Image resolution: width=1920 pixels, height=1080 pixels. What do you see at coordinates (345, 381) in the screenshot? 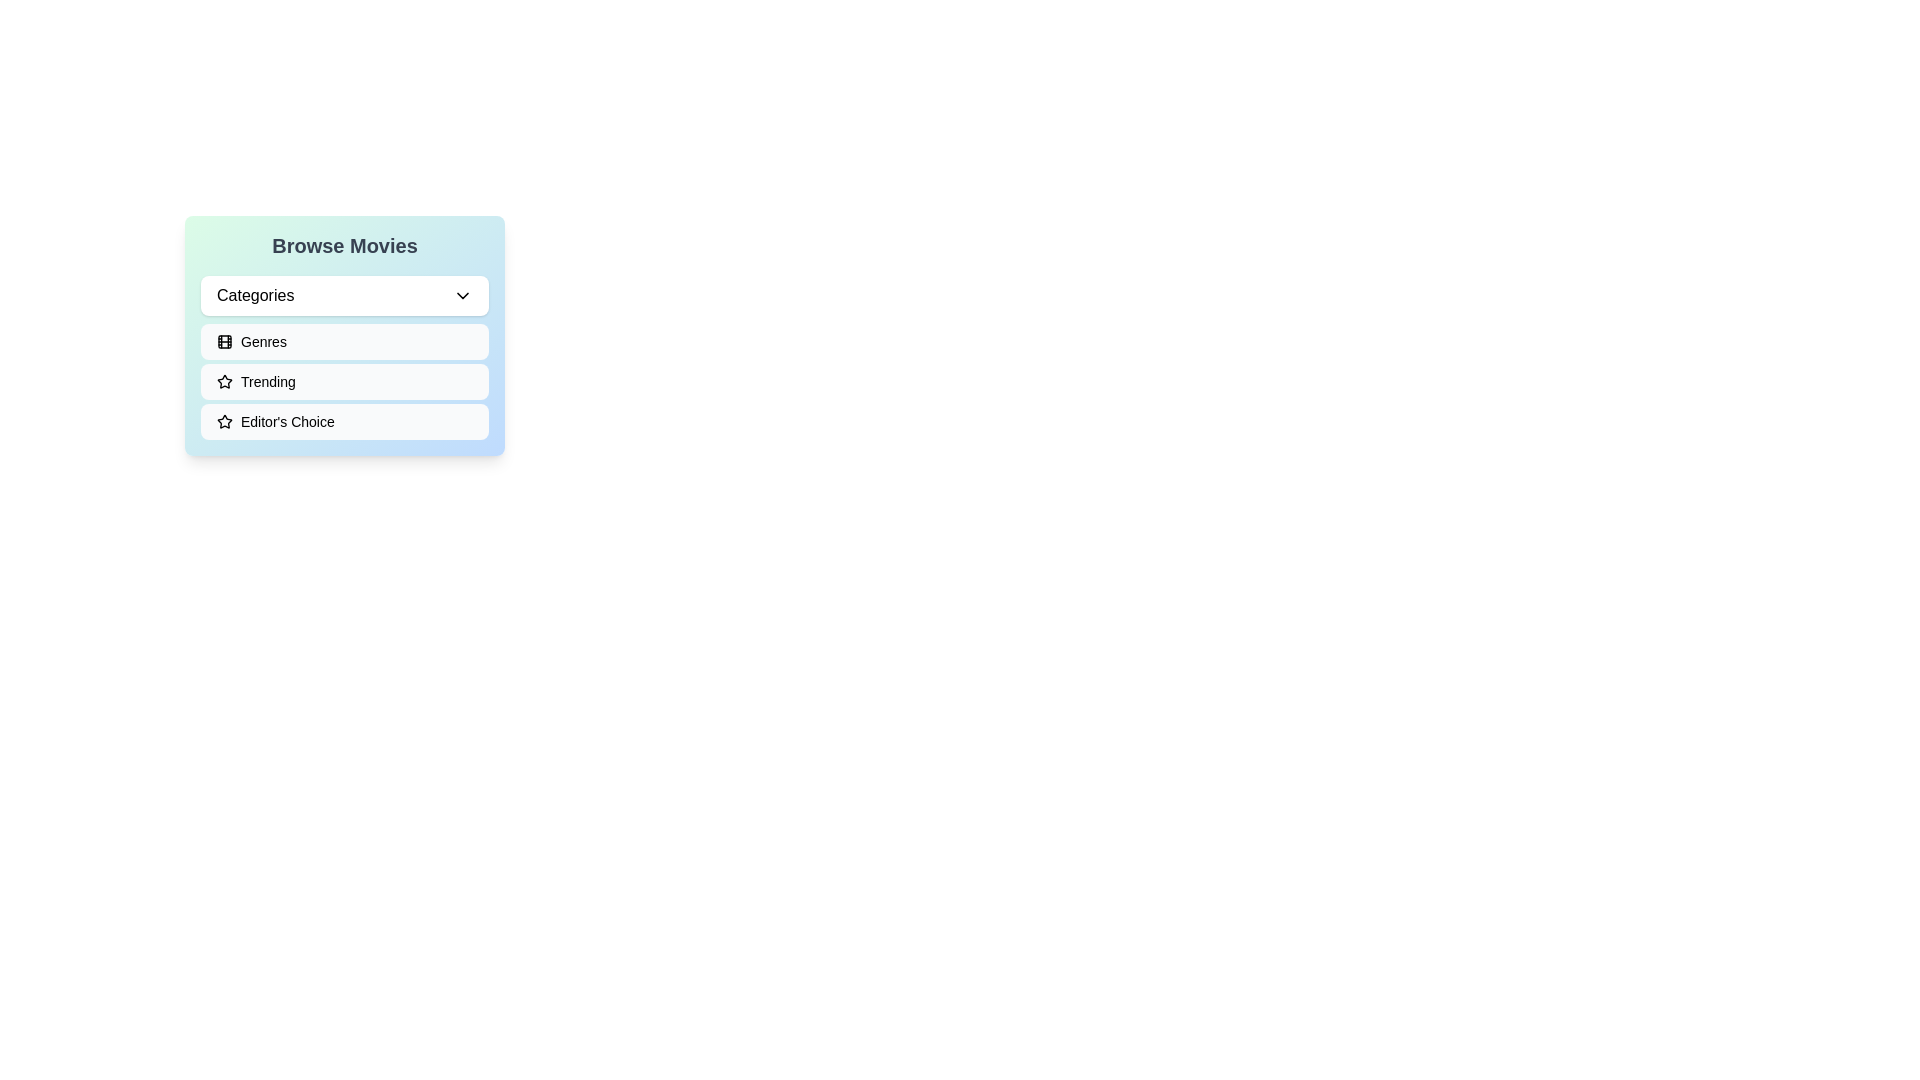
I see `the 'Trending' category list item within the category menu` at bounding box center [345, 381].